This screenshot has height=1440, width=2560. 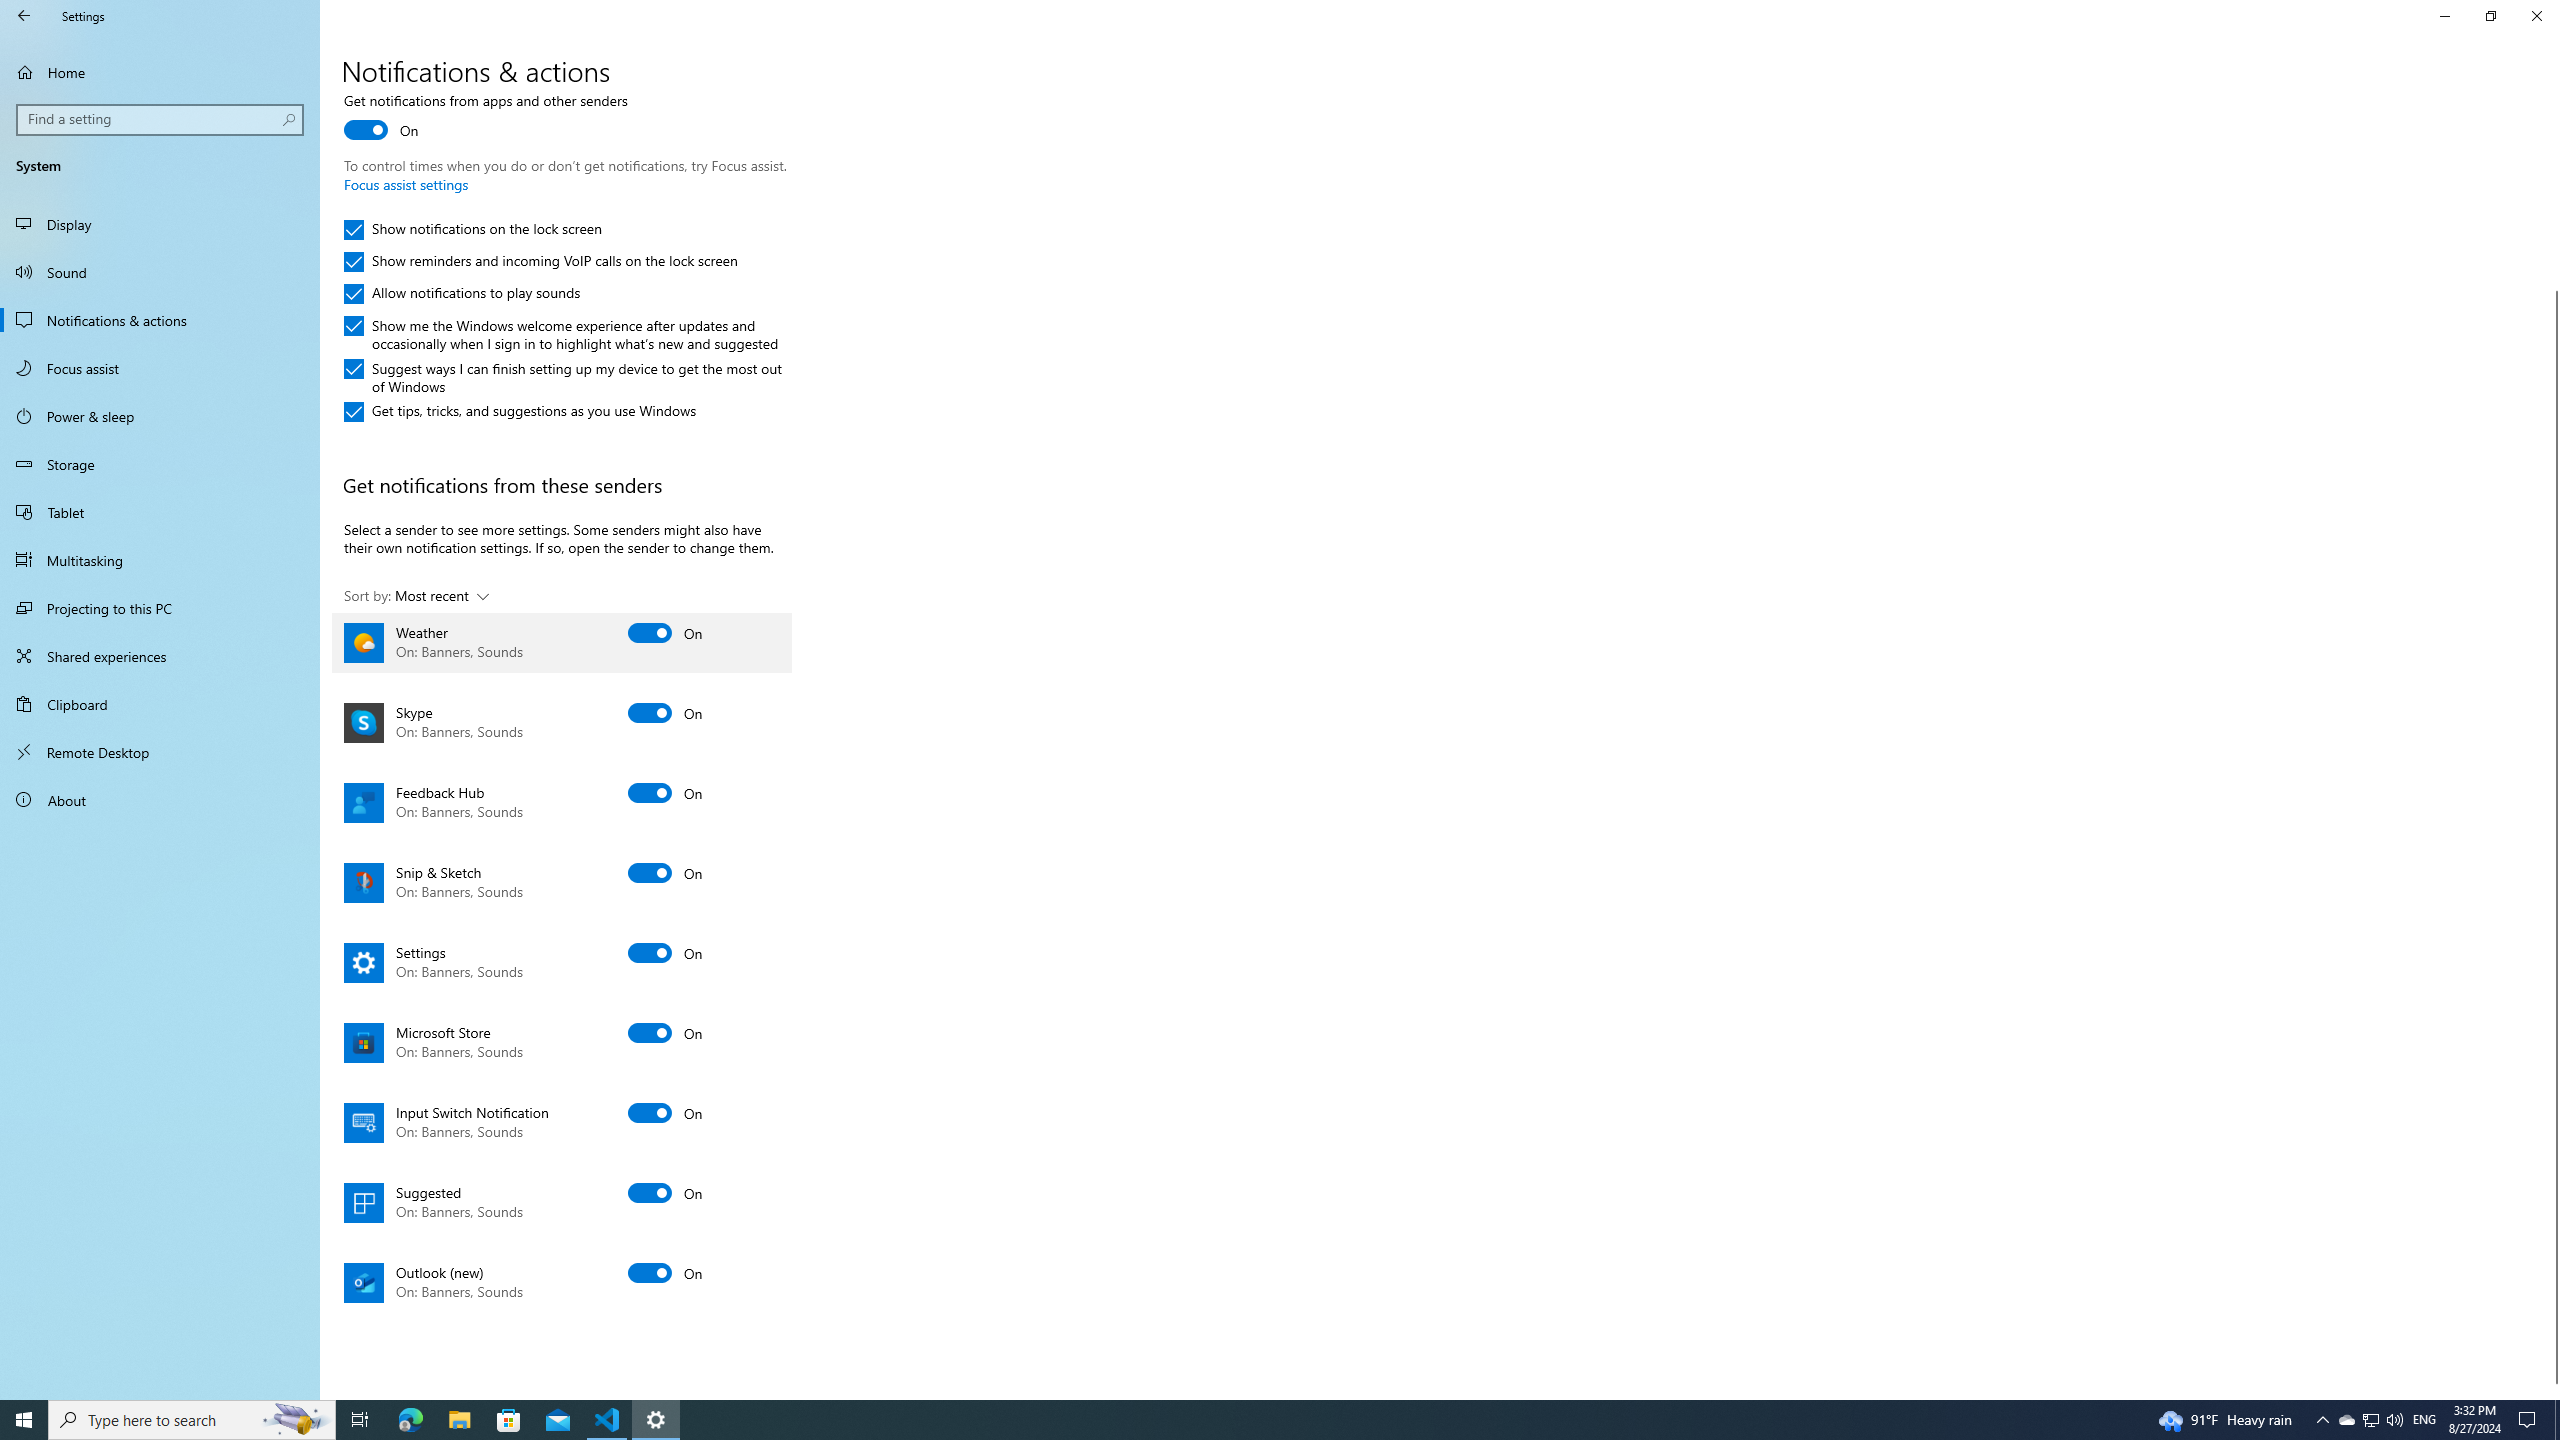 I want to click on 'Projecting to this PC', so click(x=159, y=608).